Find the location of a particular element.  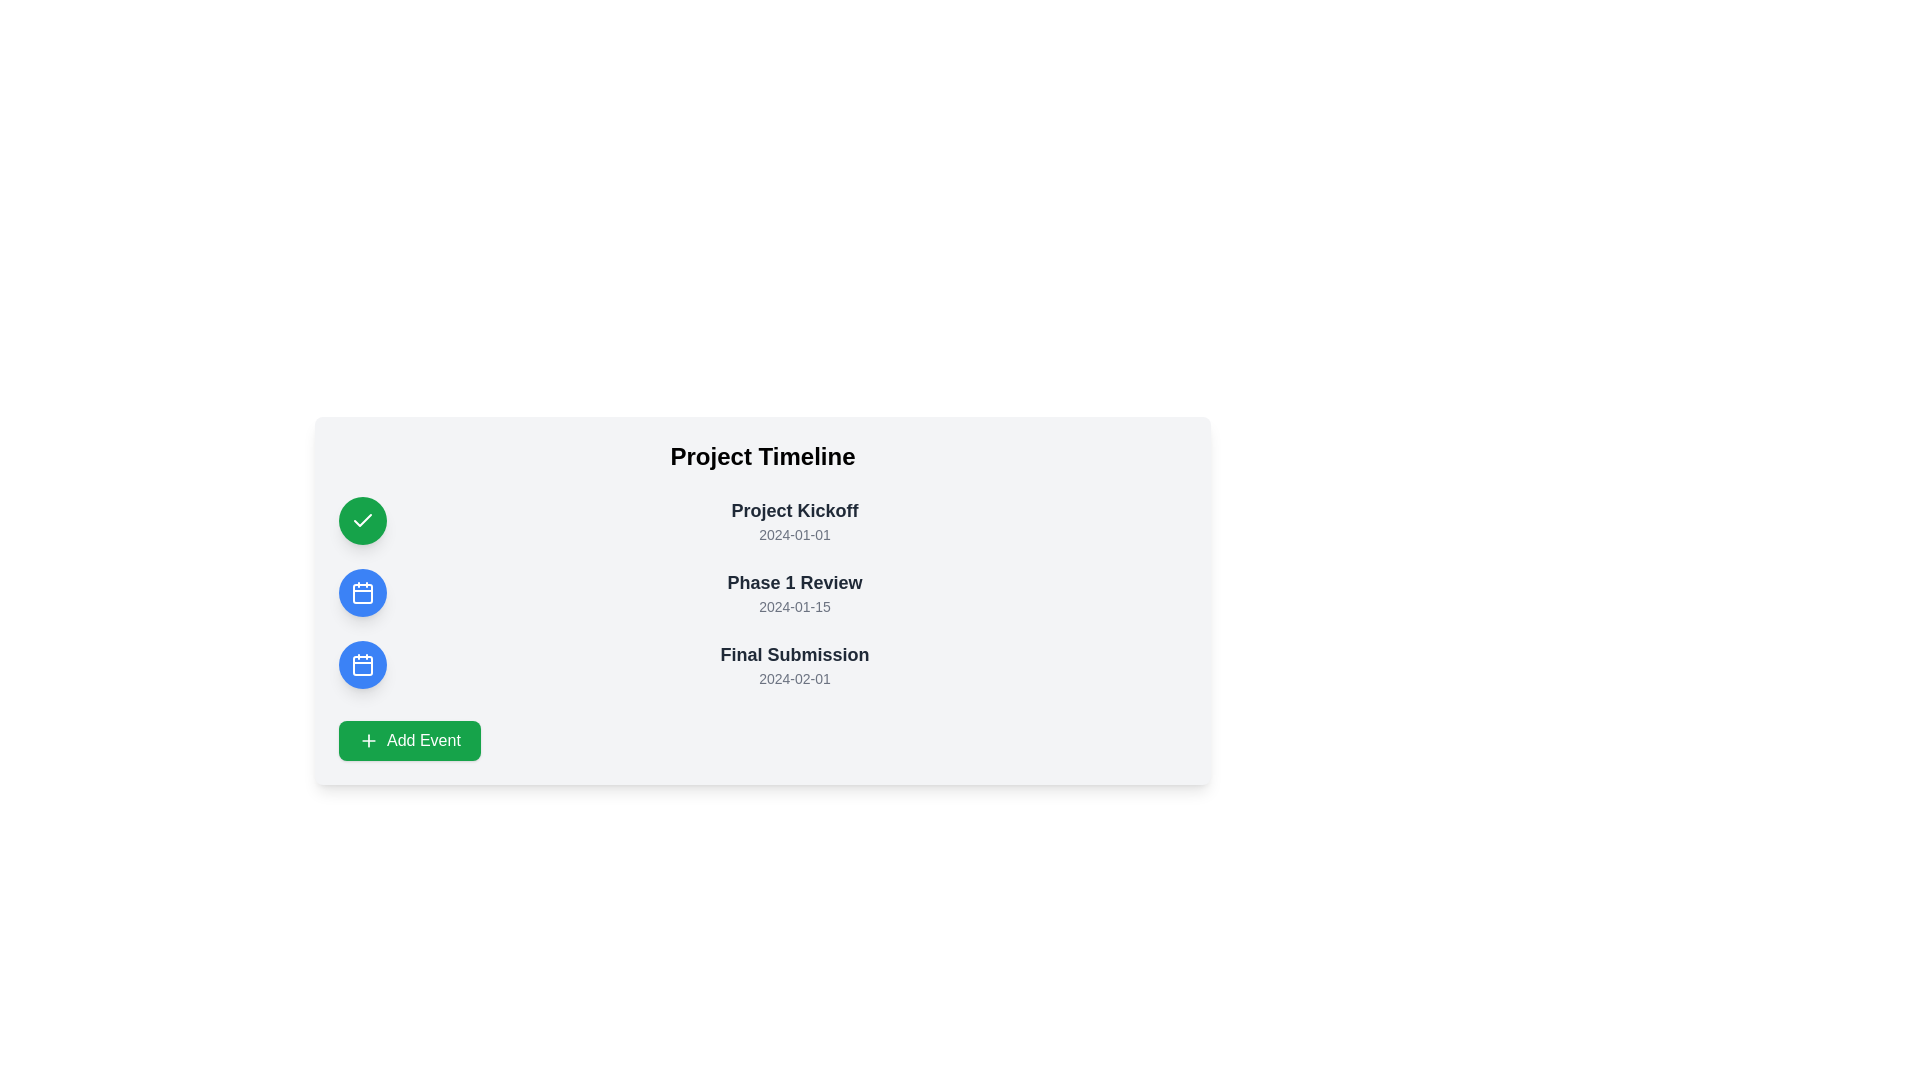

text content of the label 'Project Kickoff', which serves as the header for the event within the timeline is located at coordinates (794, 509).